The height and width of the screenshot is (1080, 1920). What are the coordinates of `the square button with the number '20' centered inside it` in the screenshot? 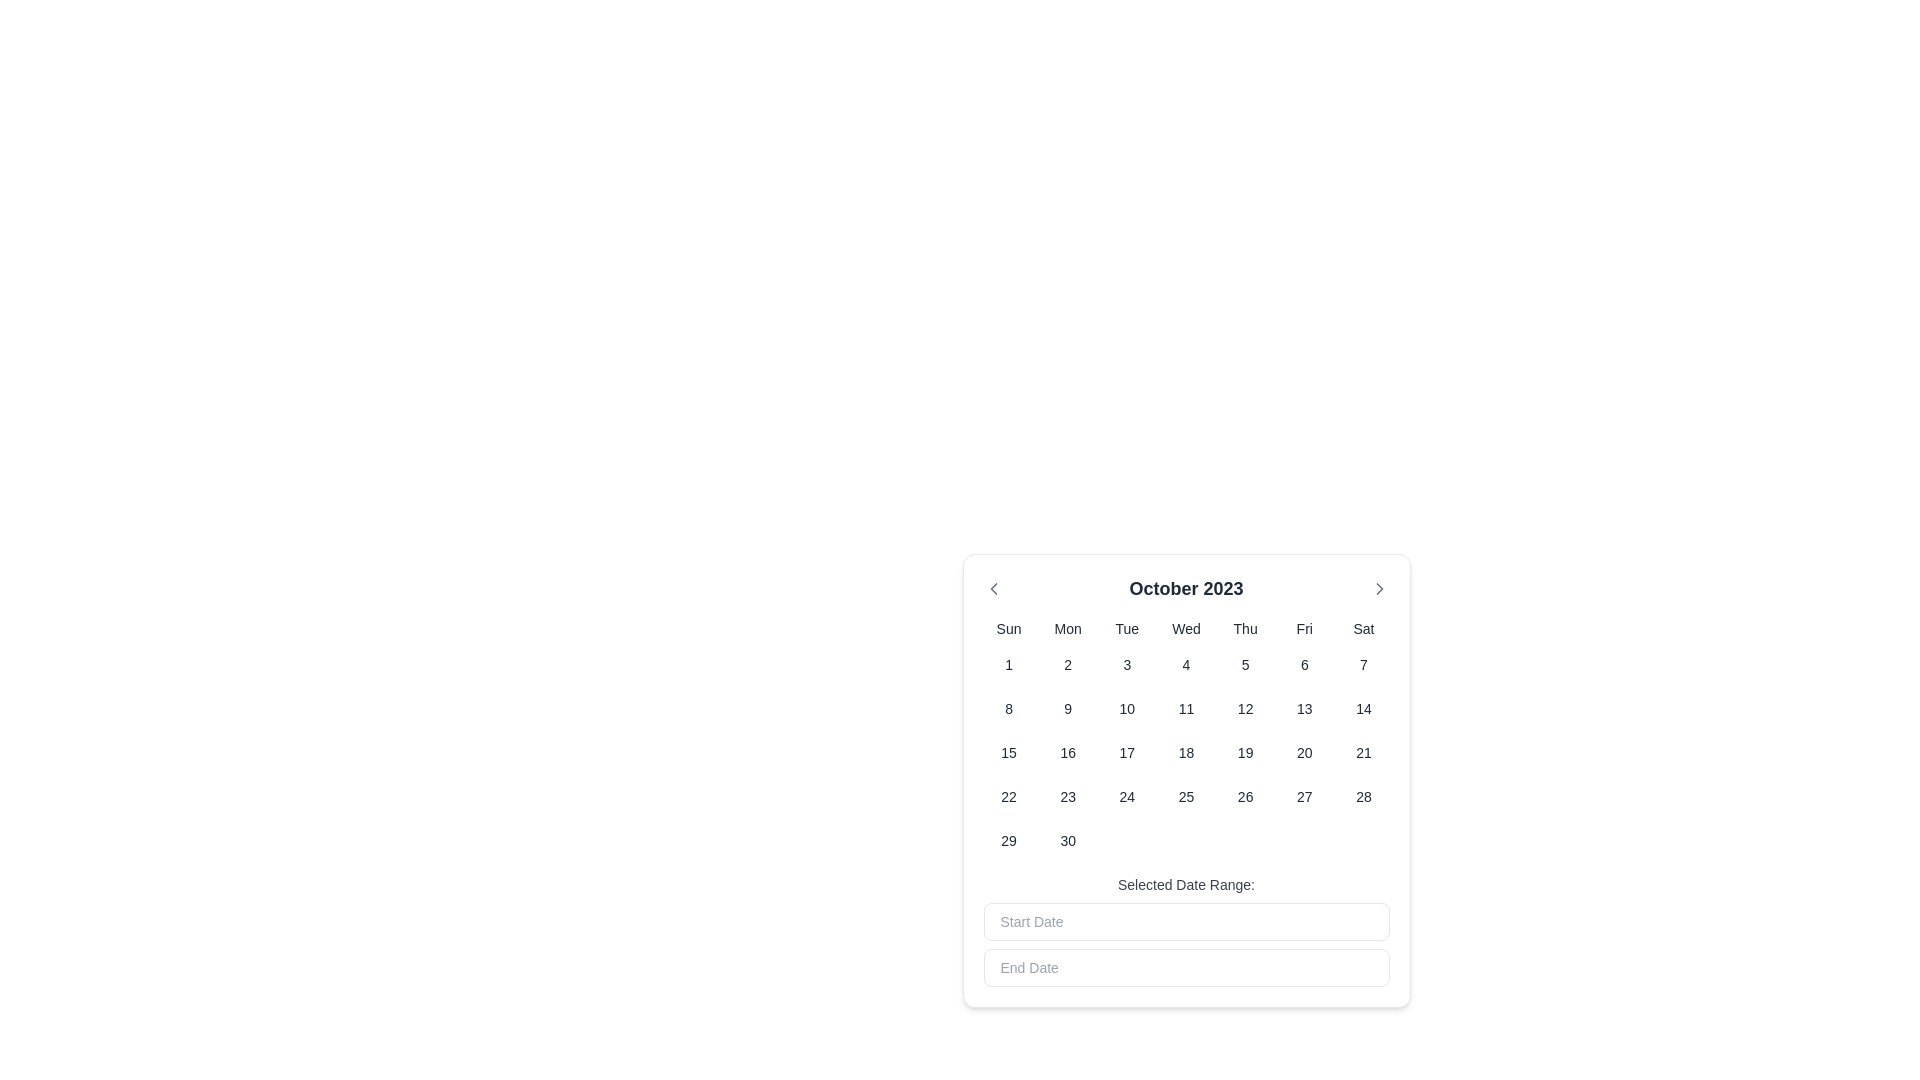 It's located at (1304, 752).